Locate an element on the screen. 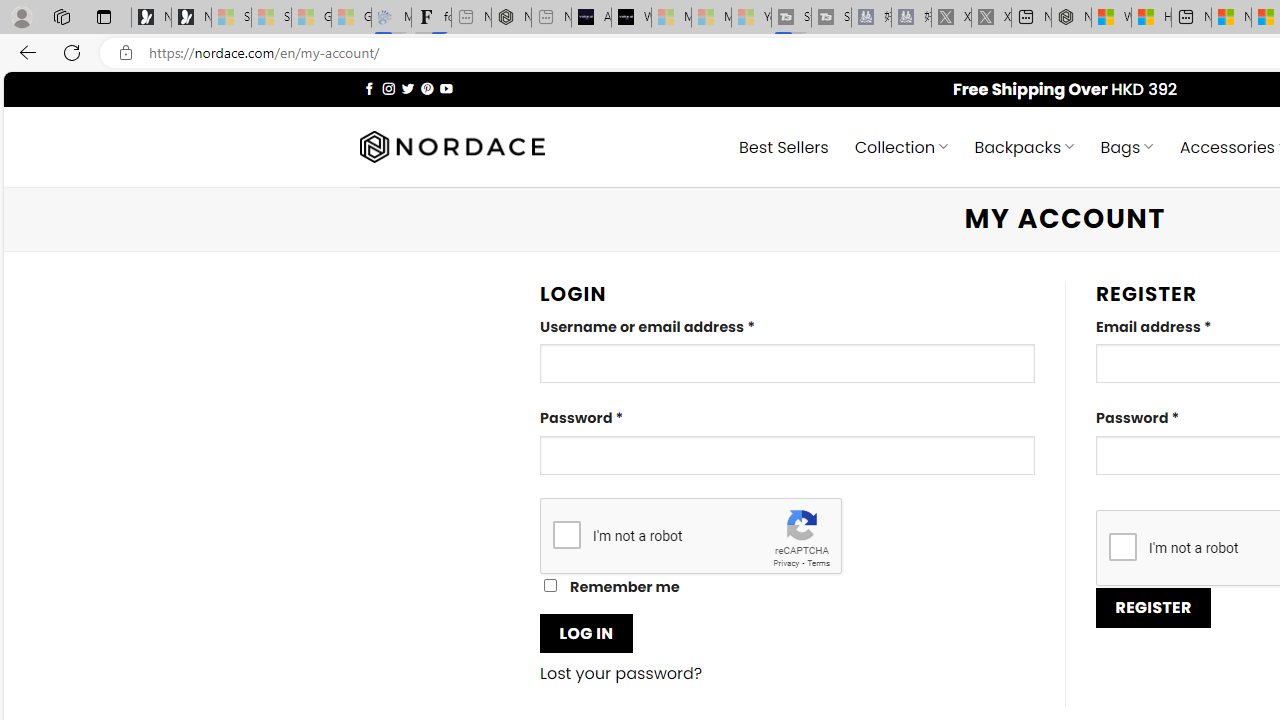 This screenshot has width=1280, height=720. ' Best Sellers' is located at coordinates (783, 145).